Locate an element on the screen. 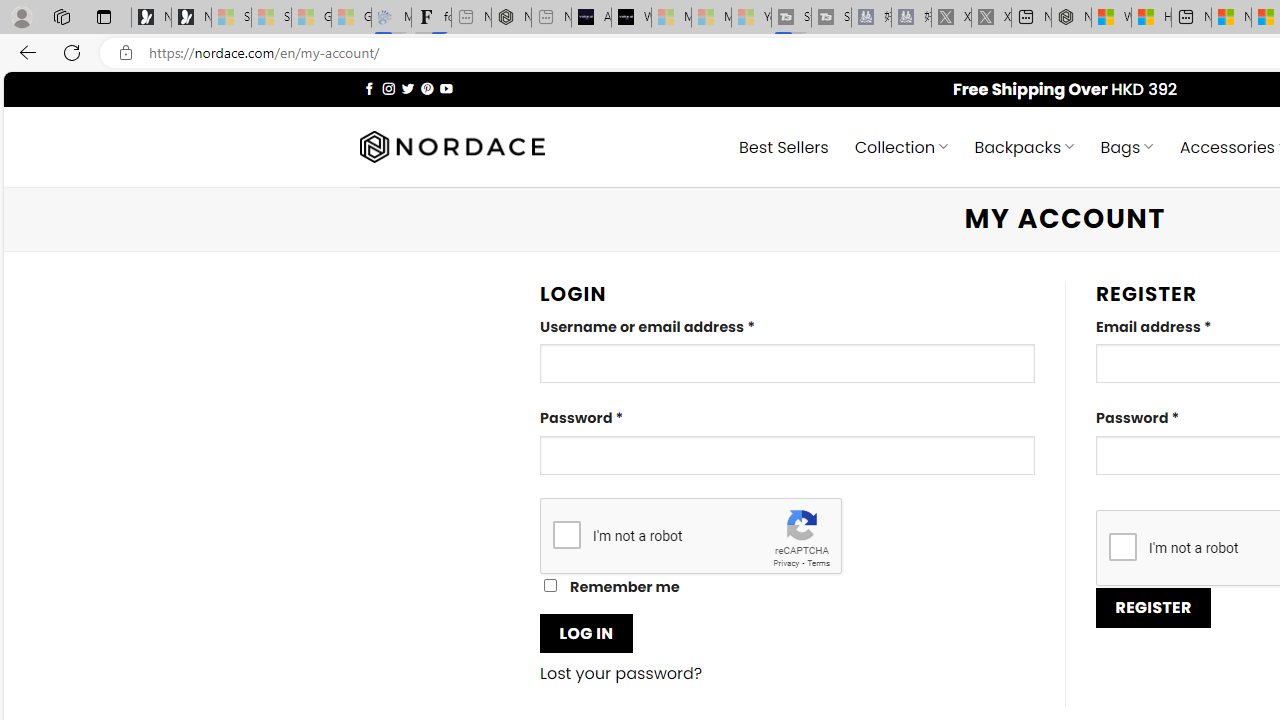 This screenshot has width=1280, height=720. ' Best Sellers' is located at coordinates (783, 145).